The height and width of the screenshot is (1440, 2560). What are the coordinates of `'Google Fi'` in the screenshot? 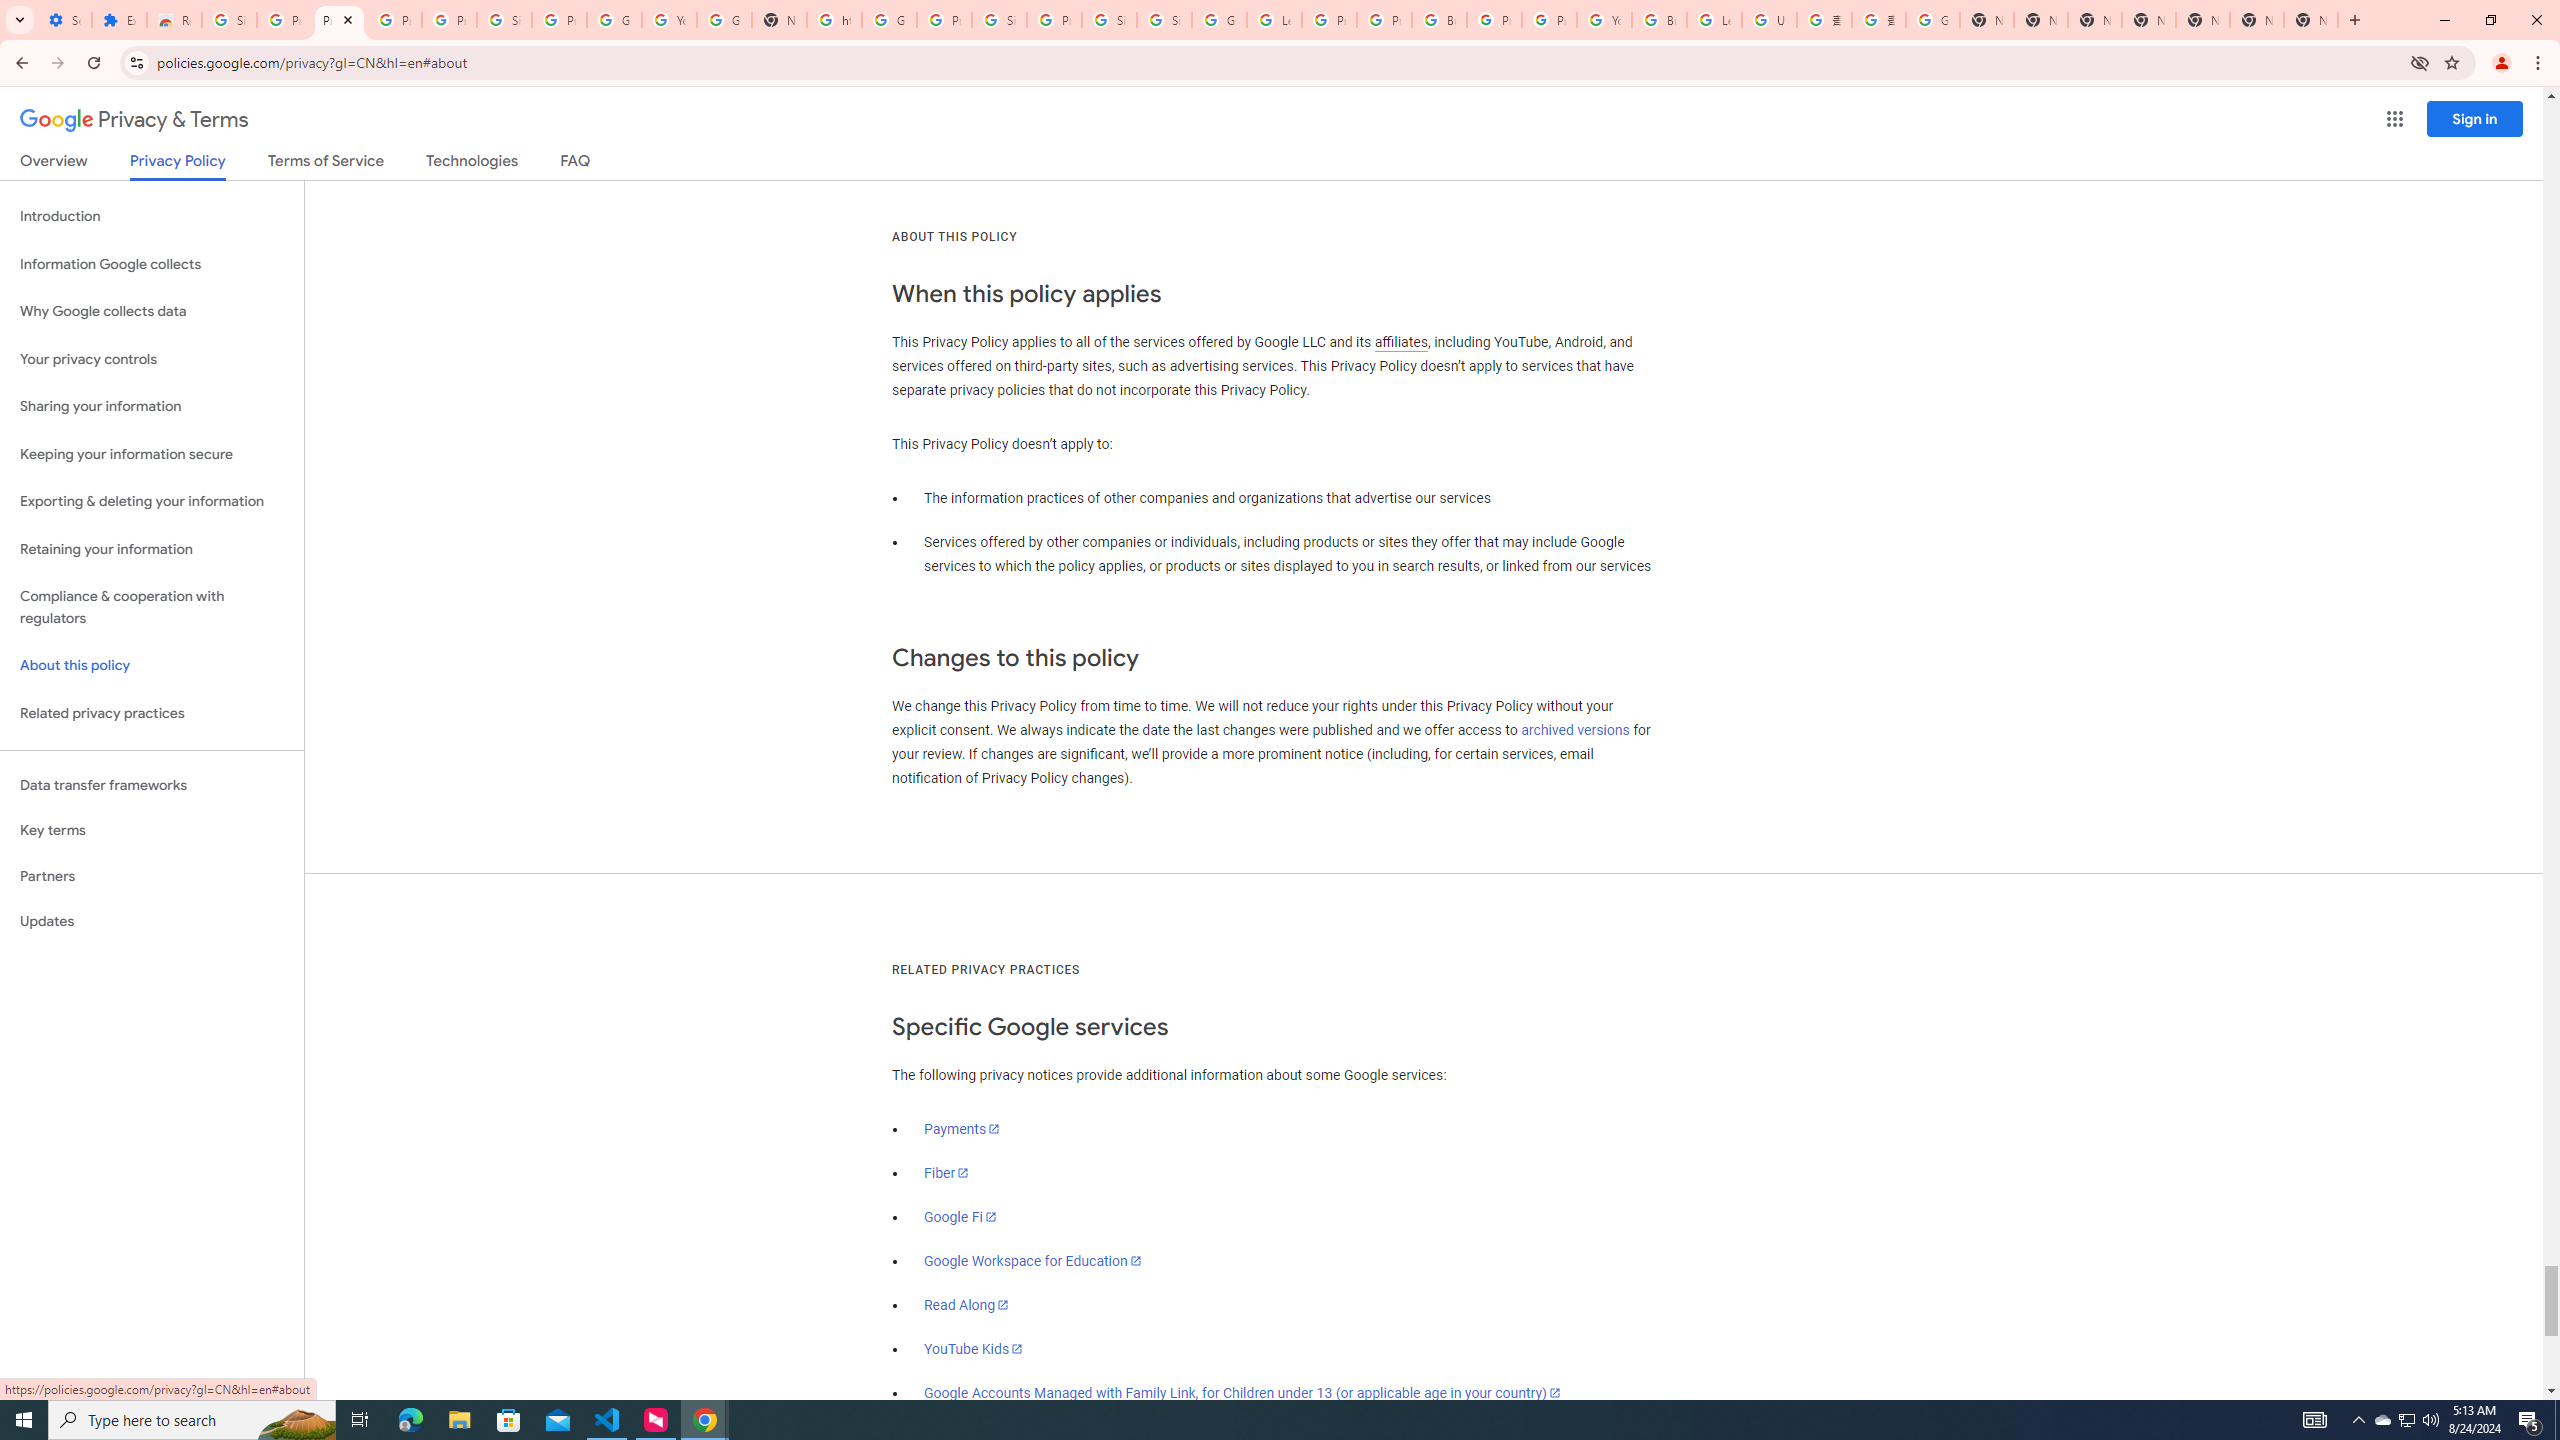 It's located at (959, 1215).